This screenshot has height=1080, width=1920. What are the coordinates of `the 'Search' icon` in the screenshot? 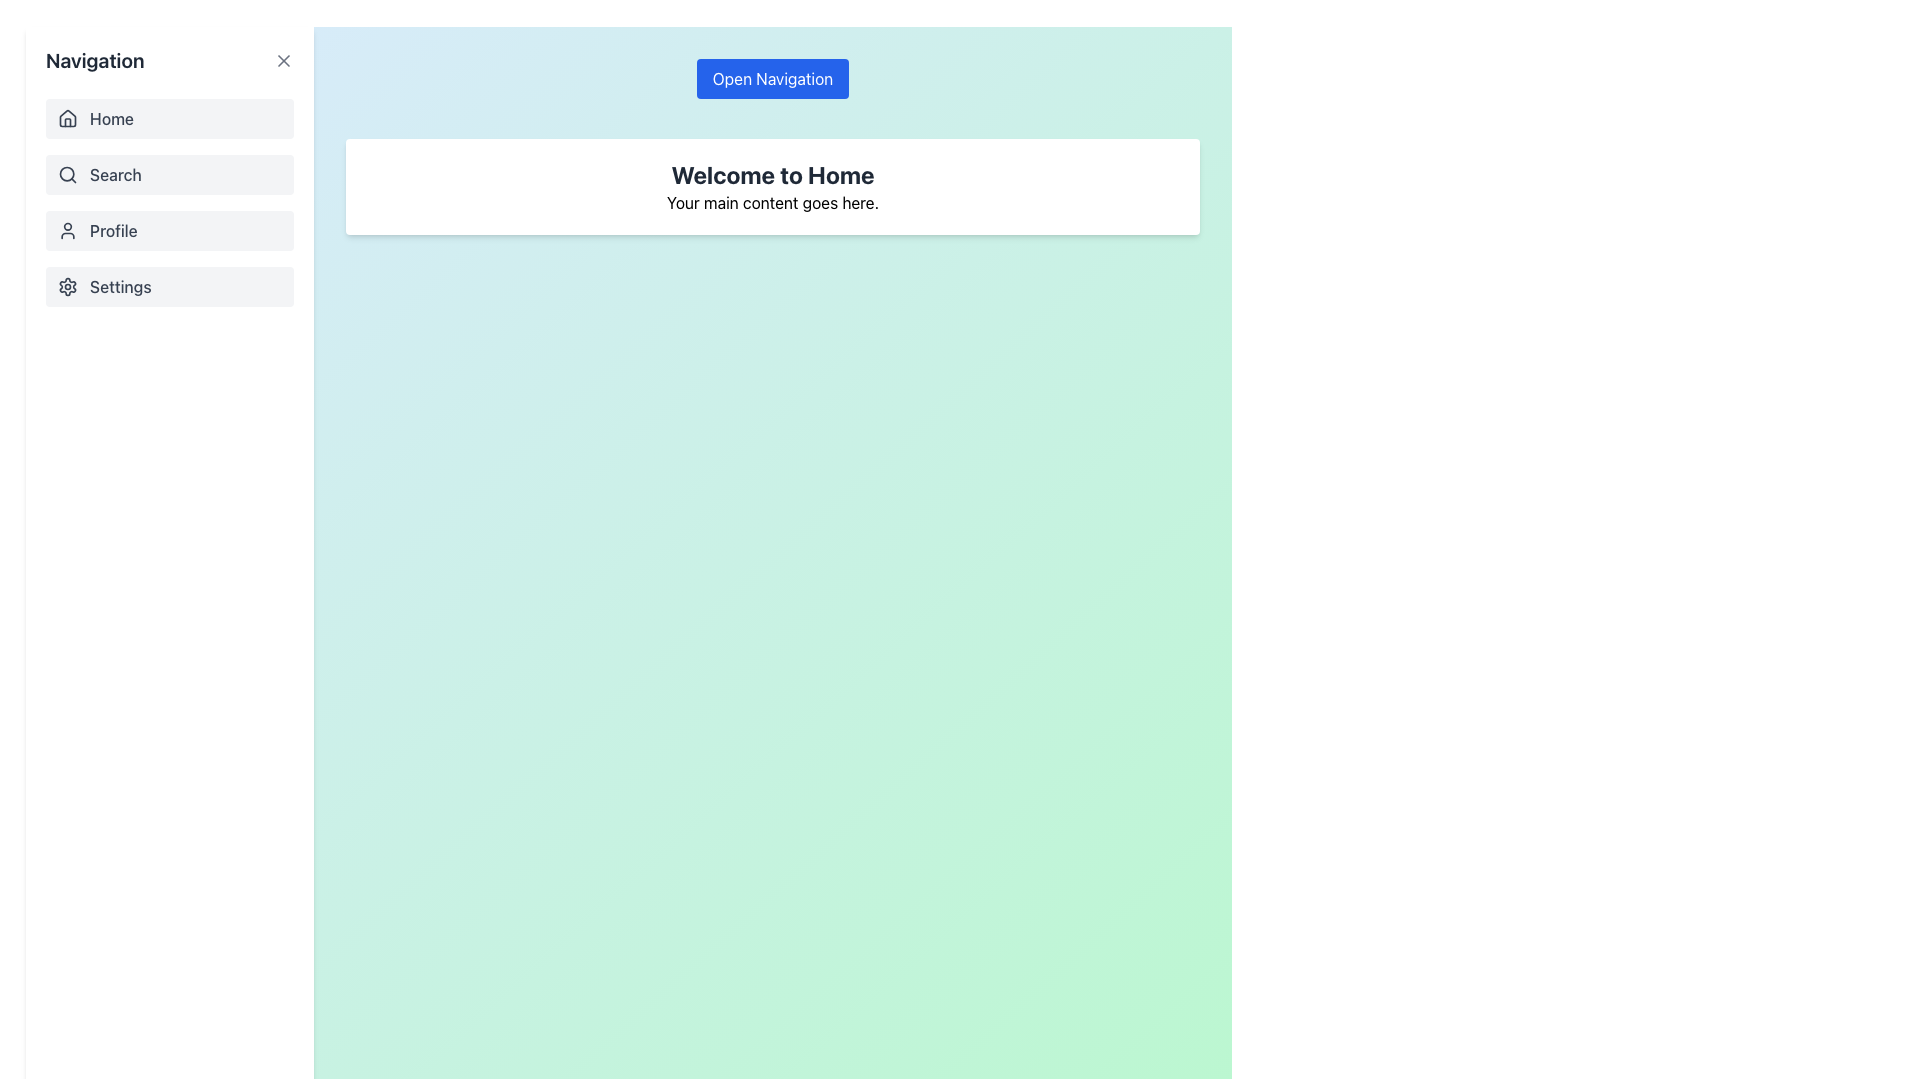 It's located at (67, 173).